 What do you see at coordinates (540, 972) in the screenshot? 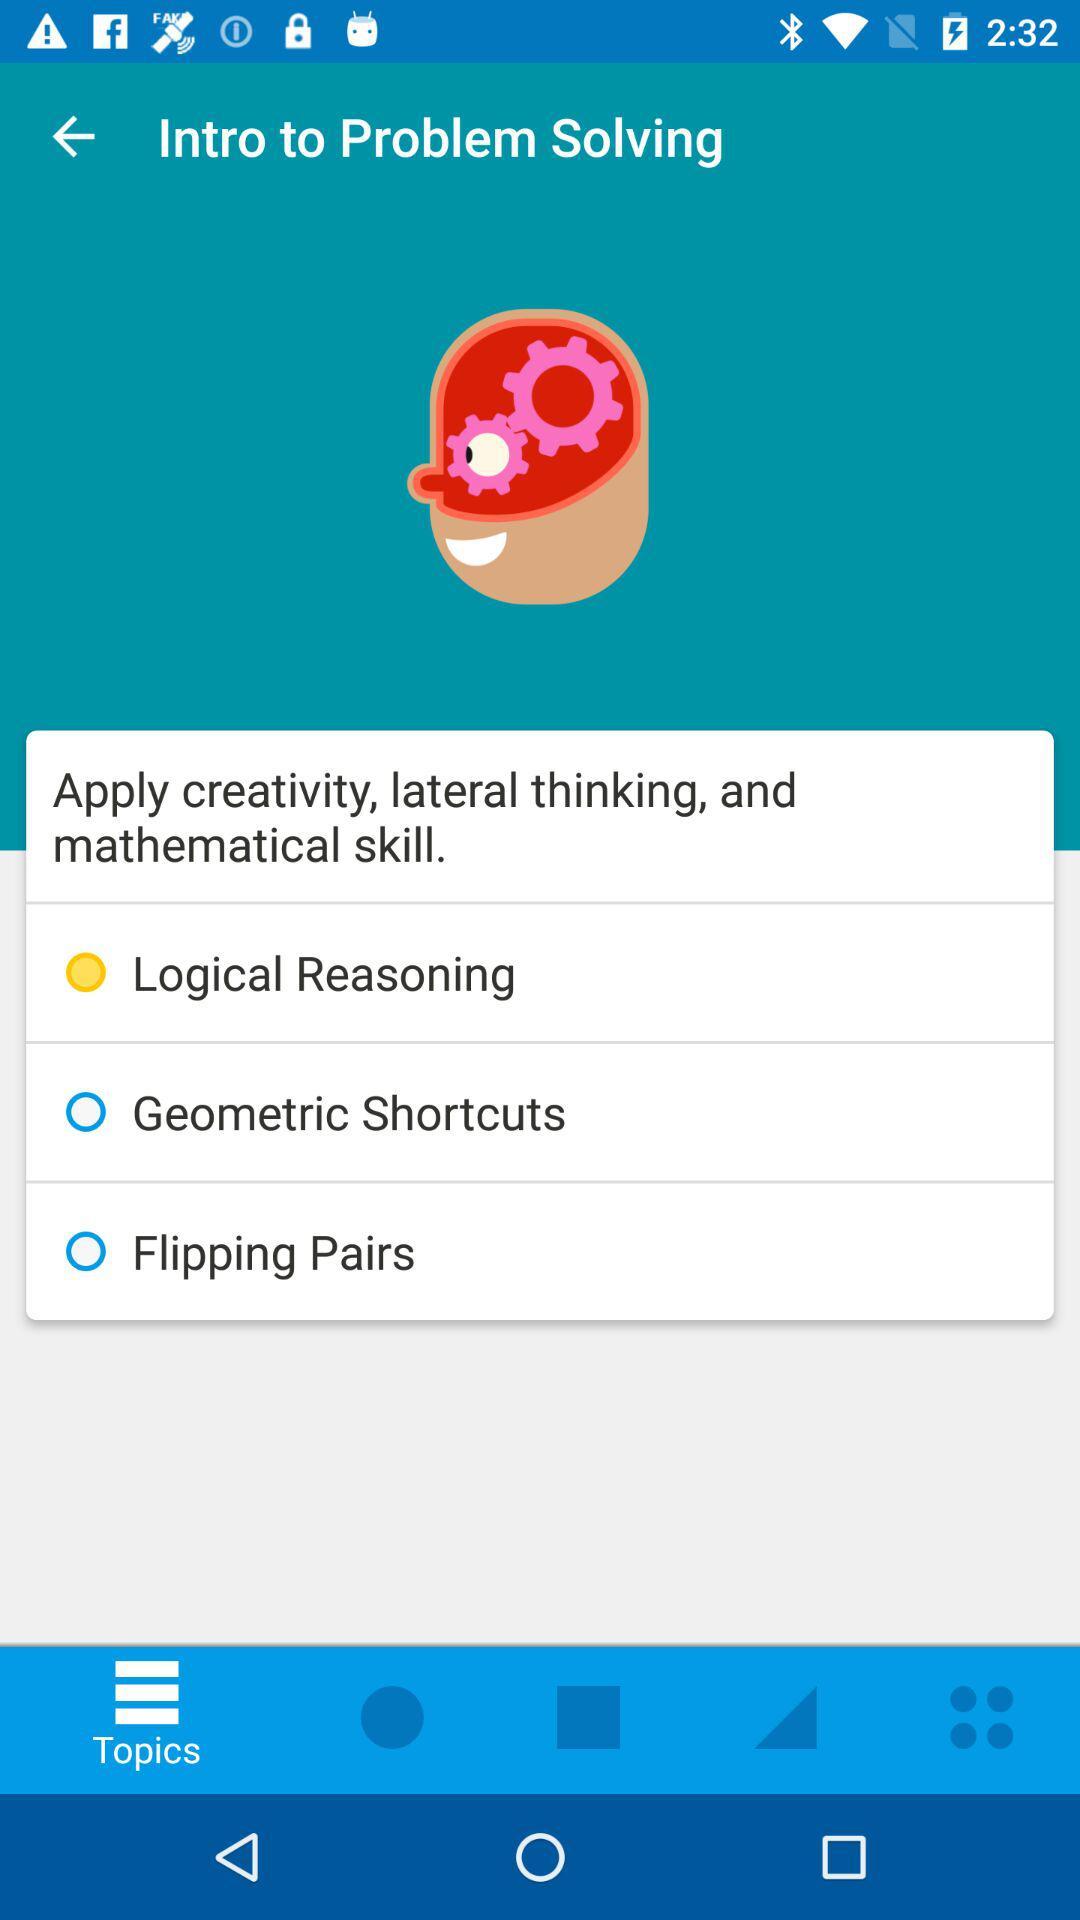
I see `logical reasoning` at bounding box center [540, 972].